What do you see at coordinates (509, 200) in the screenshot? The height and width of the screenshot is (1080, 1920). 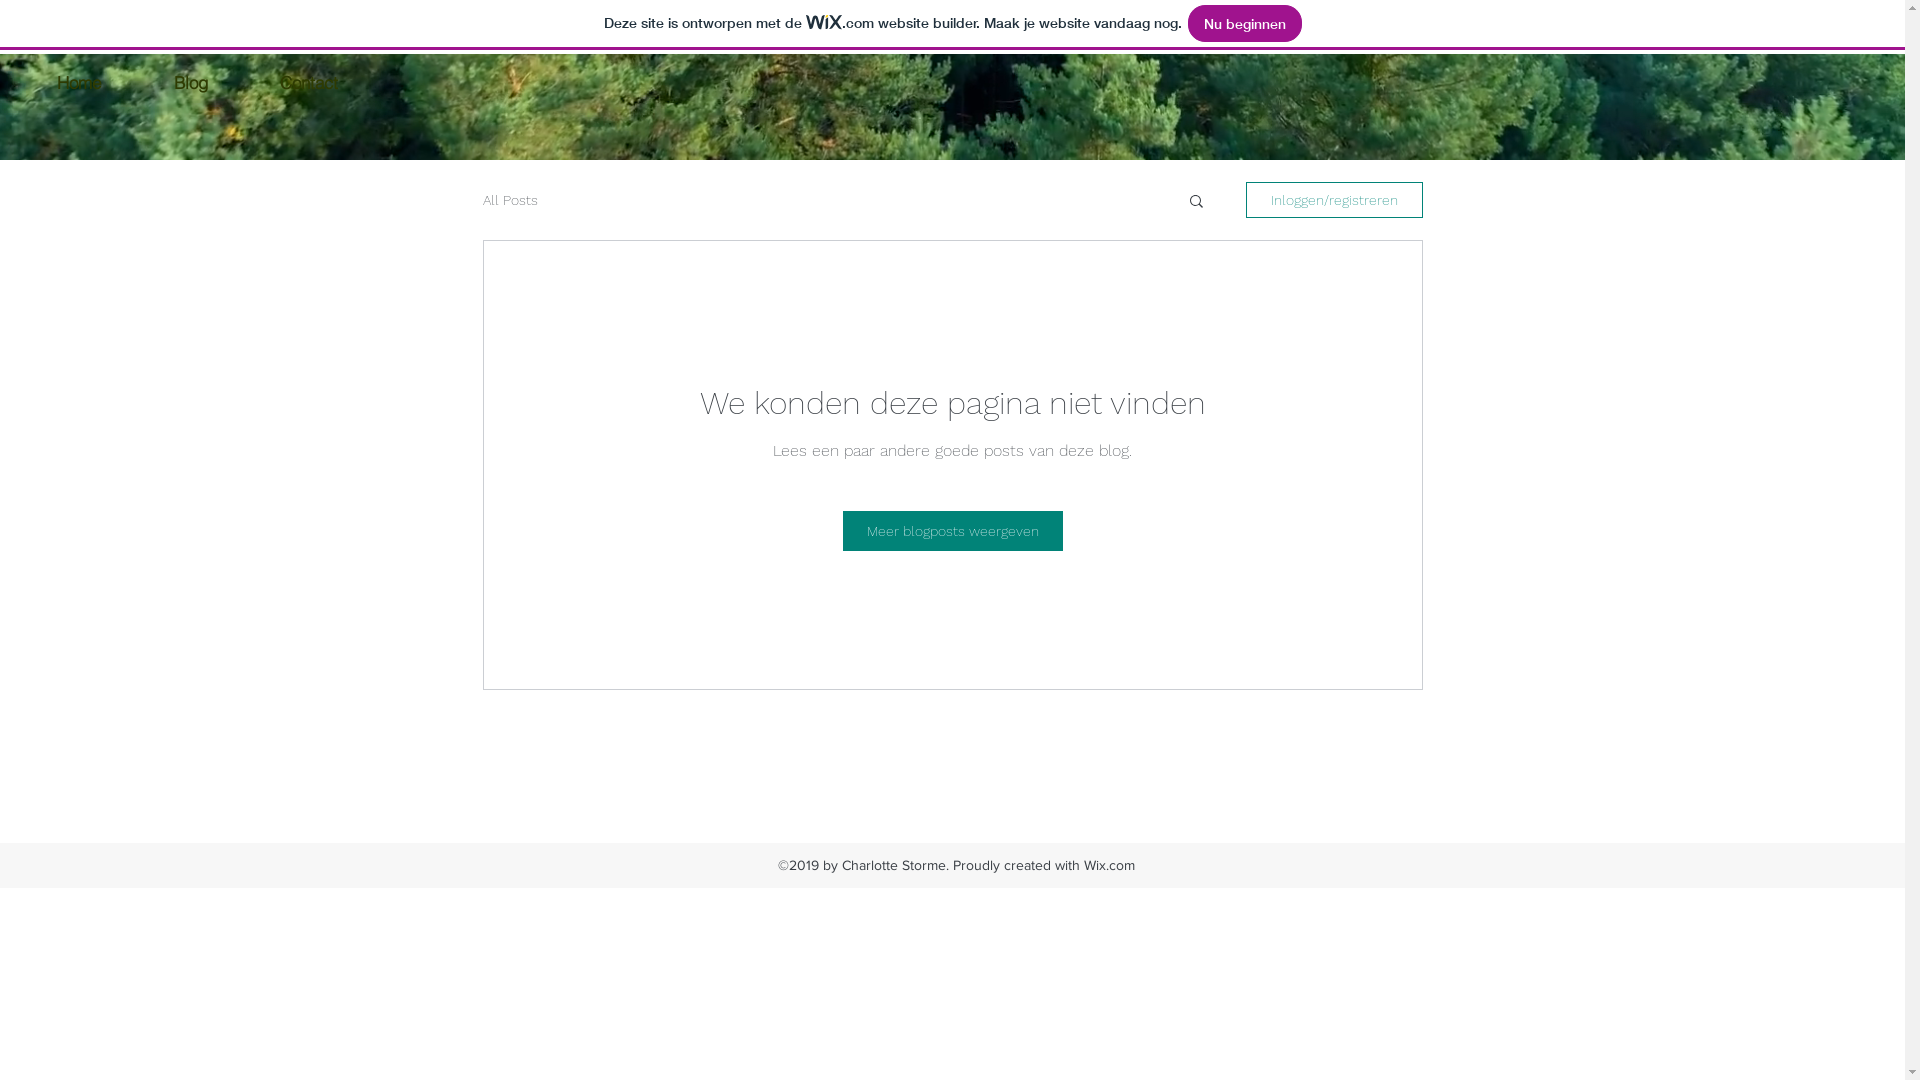 I see `'All Posts'` at bounding box center [509, 200].